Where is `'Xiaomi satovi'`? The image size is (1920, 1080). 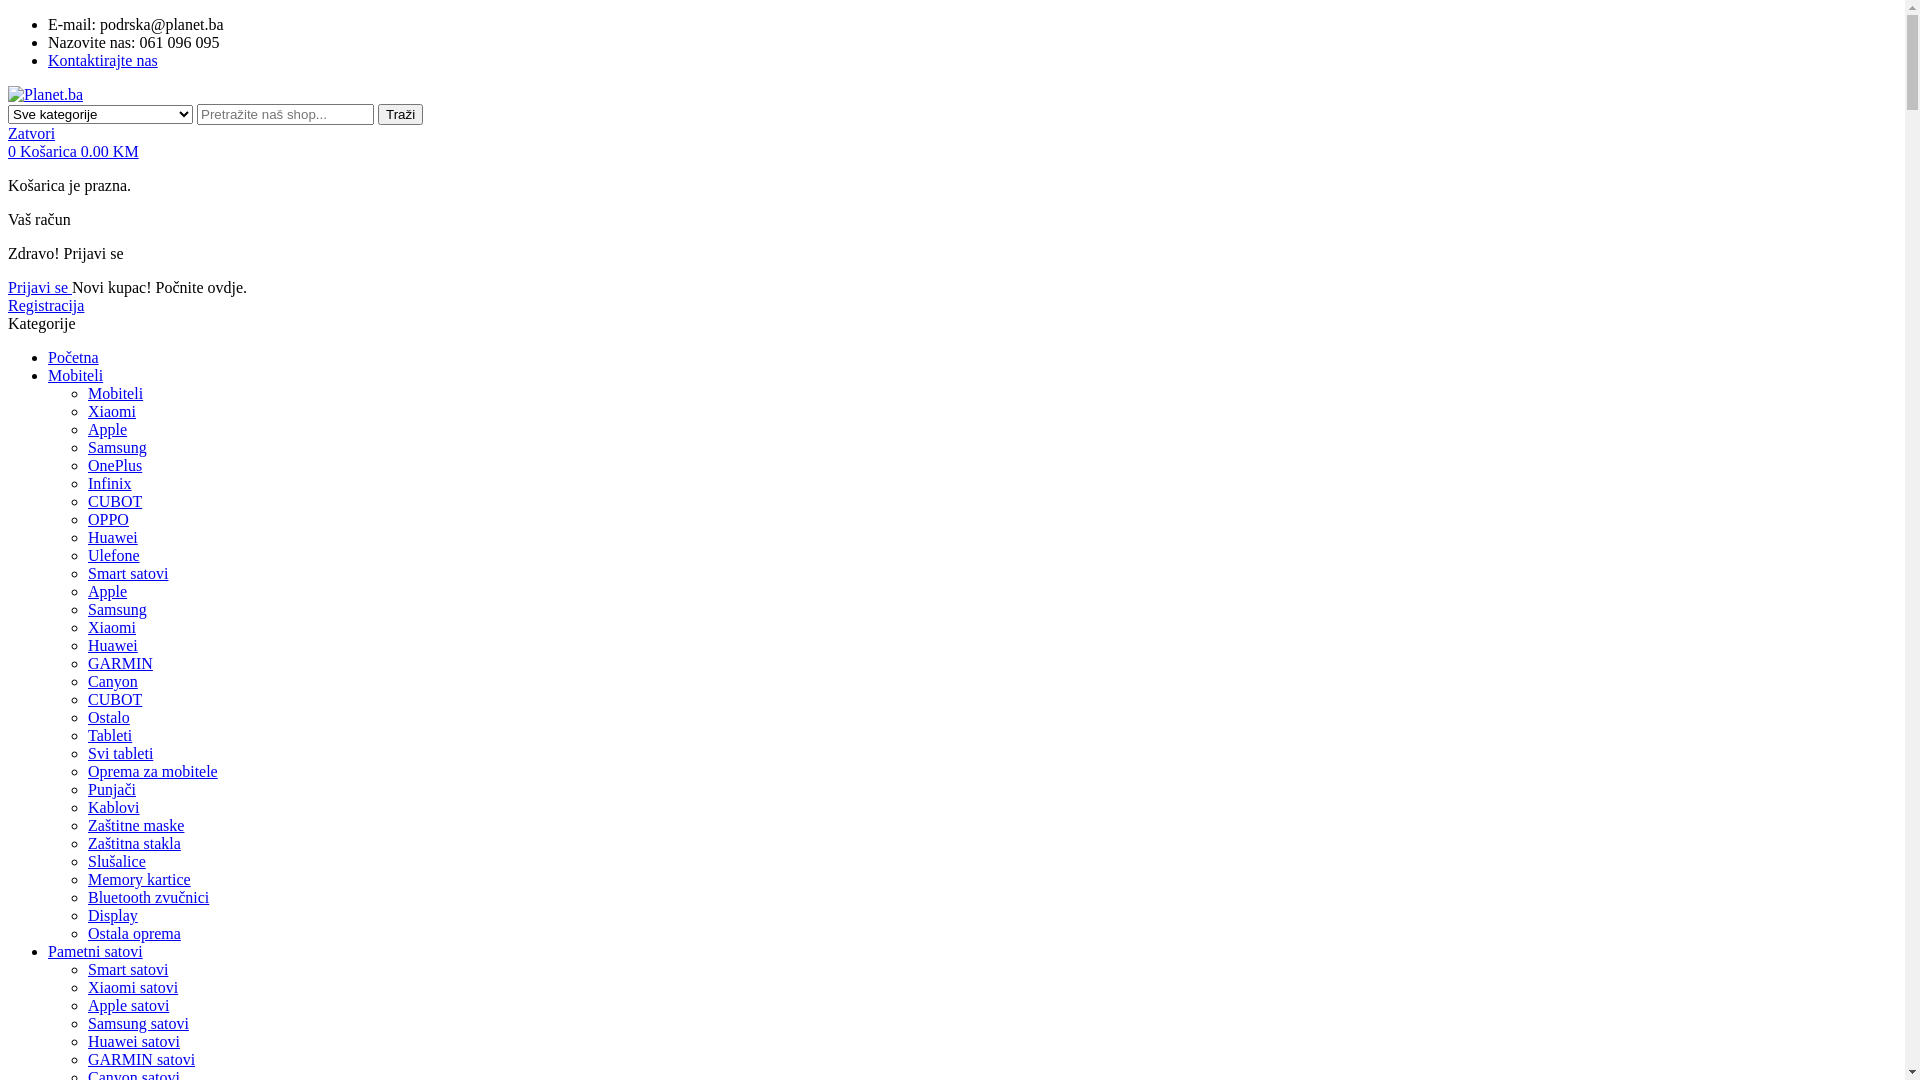 'Xiaomi satovi' is located at coordinates (132, 986).